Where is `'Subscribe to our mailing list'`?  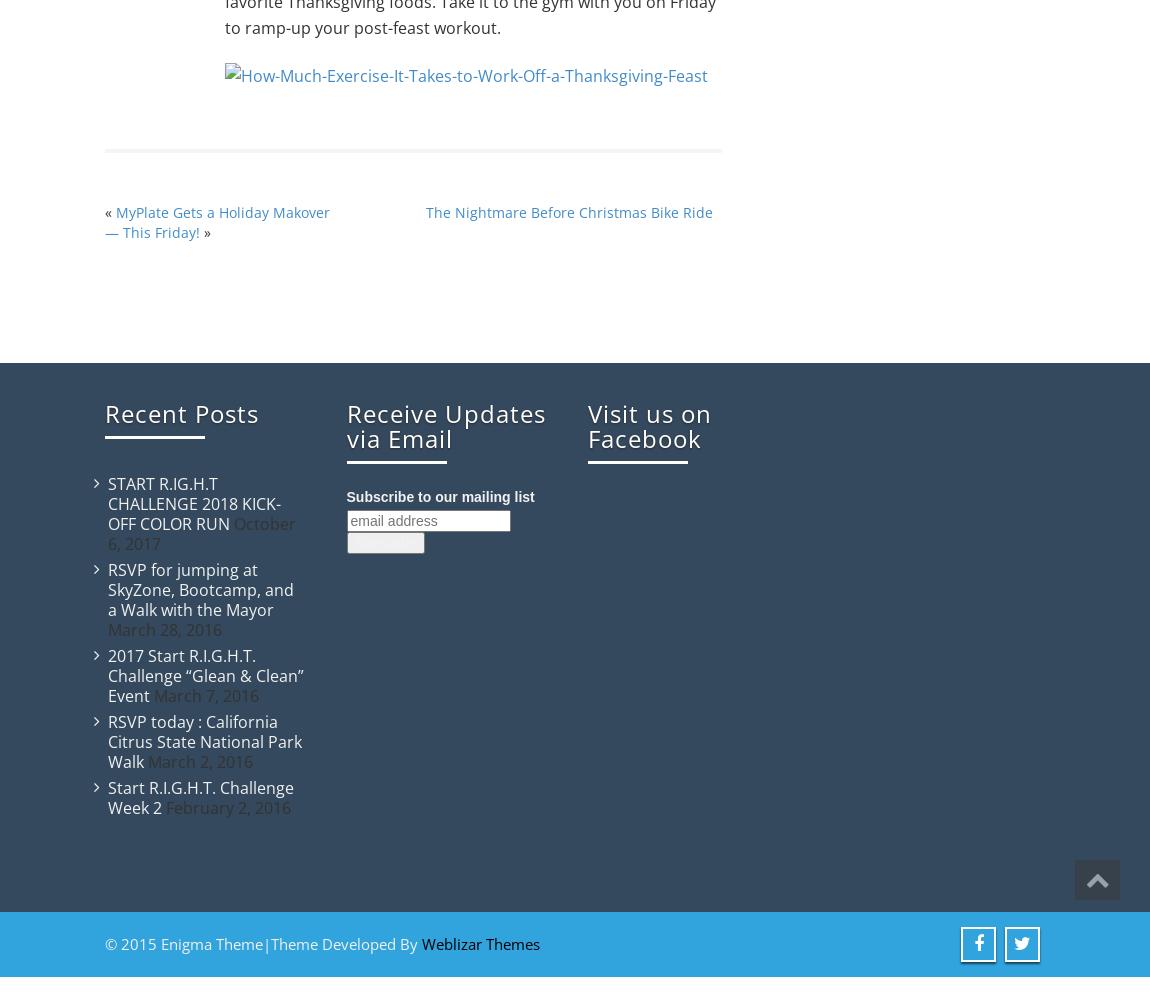
'Subscribe to our mailing list' is located at coordinates (439, 496).